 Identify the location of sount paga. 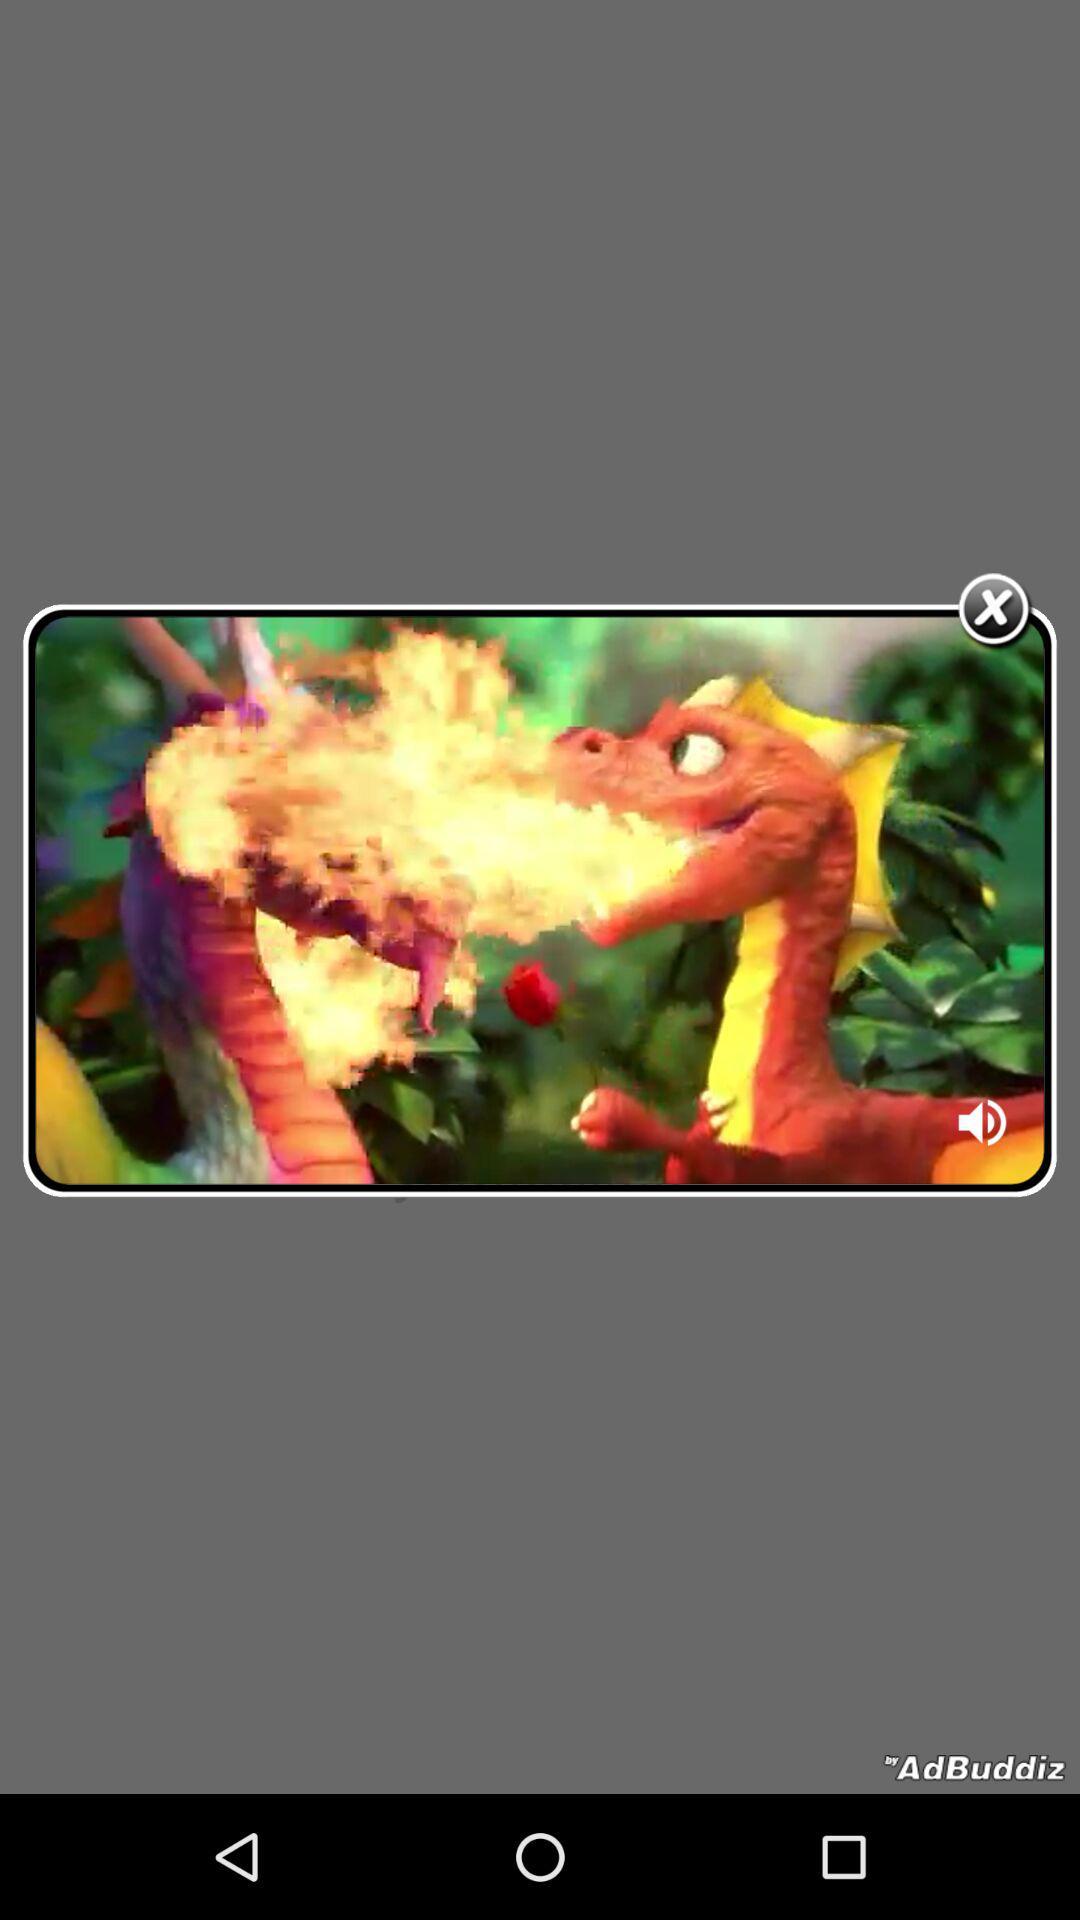
(982, 1129).